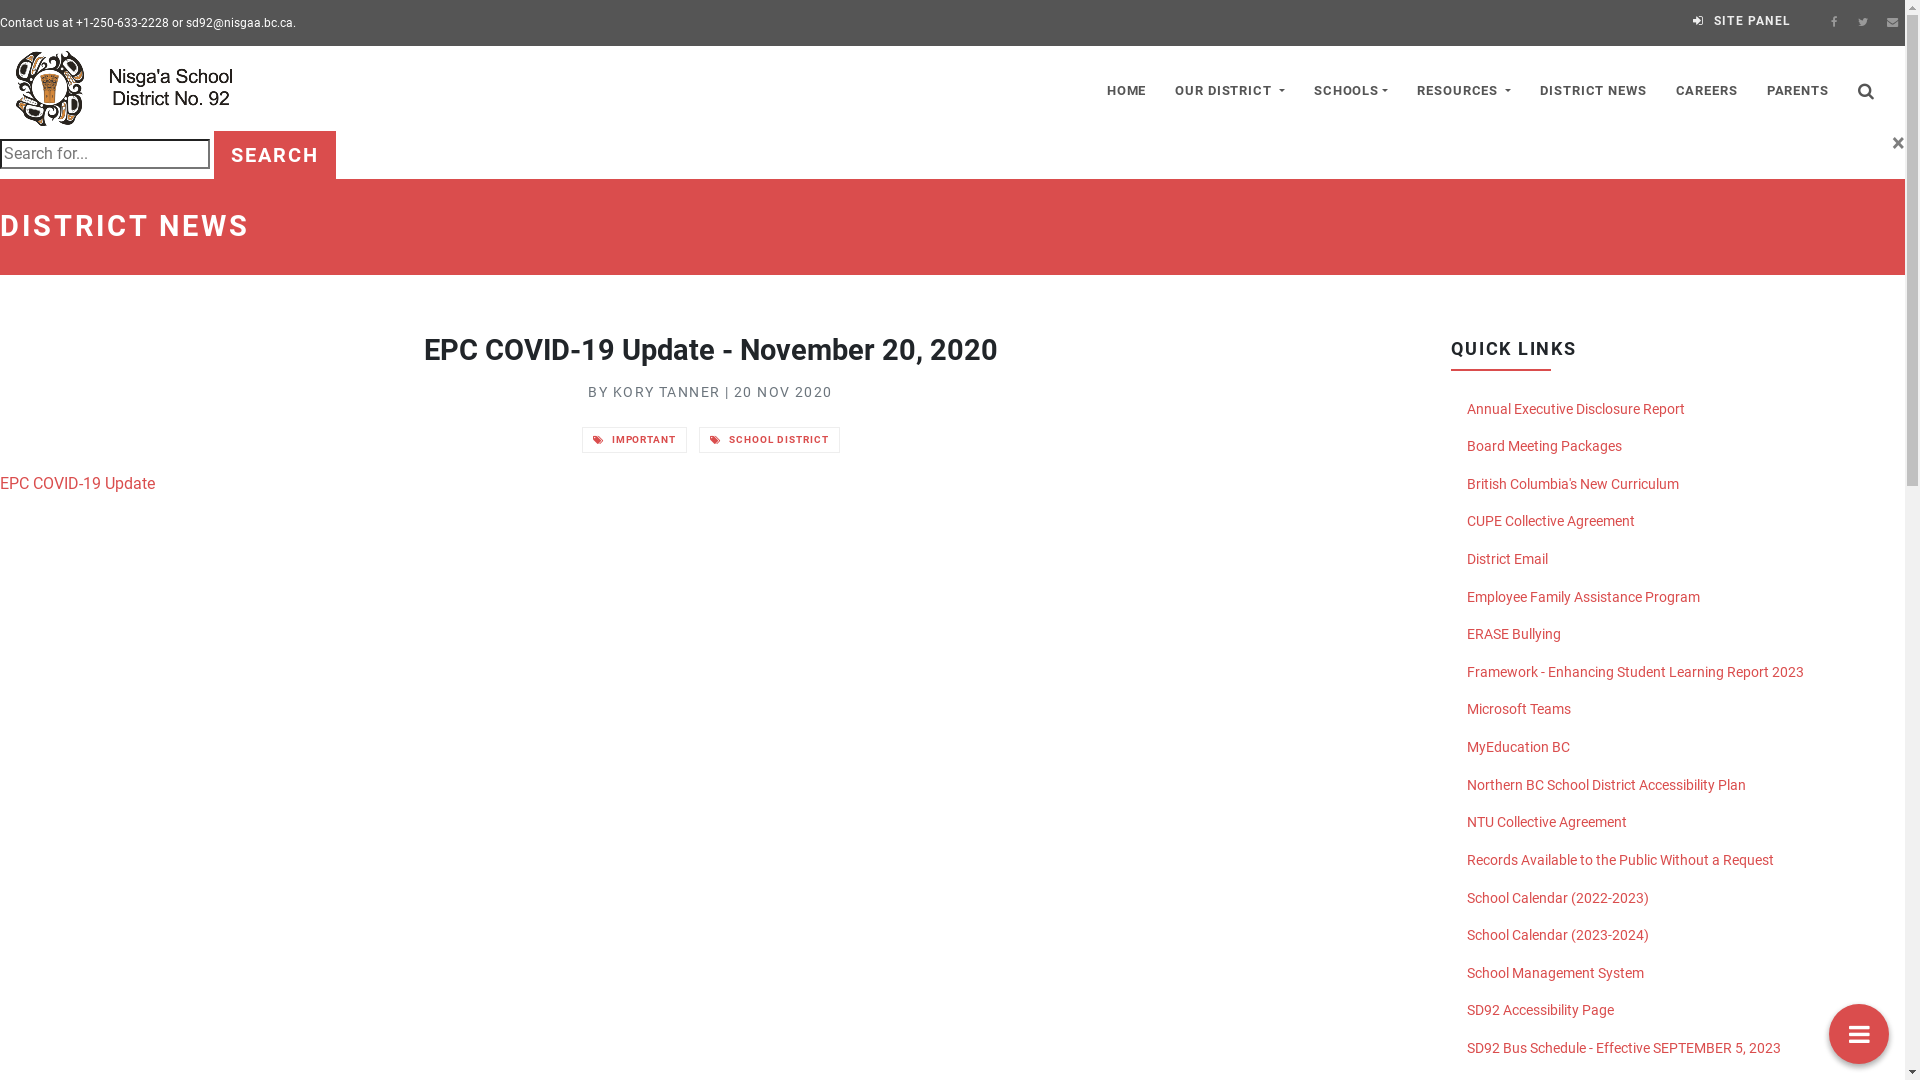 The height and width of the screenshot is (1080, 1920). I want to click on 'SITE PANEL', so click(1741, 20).